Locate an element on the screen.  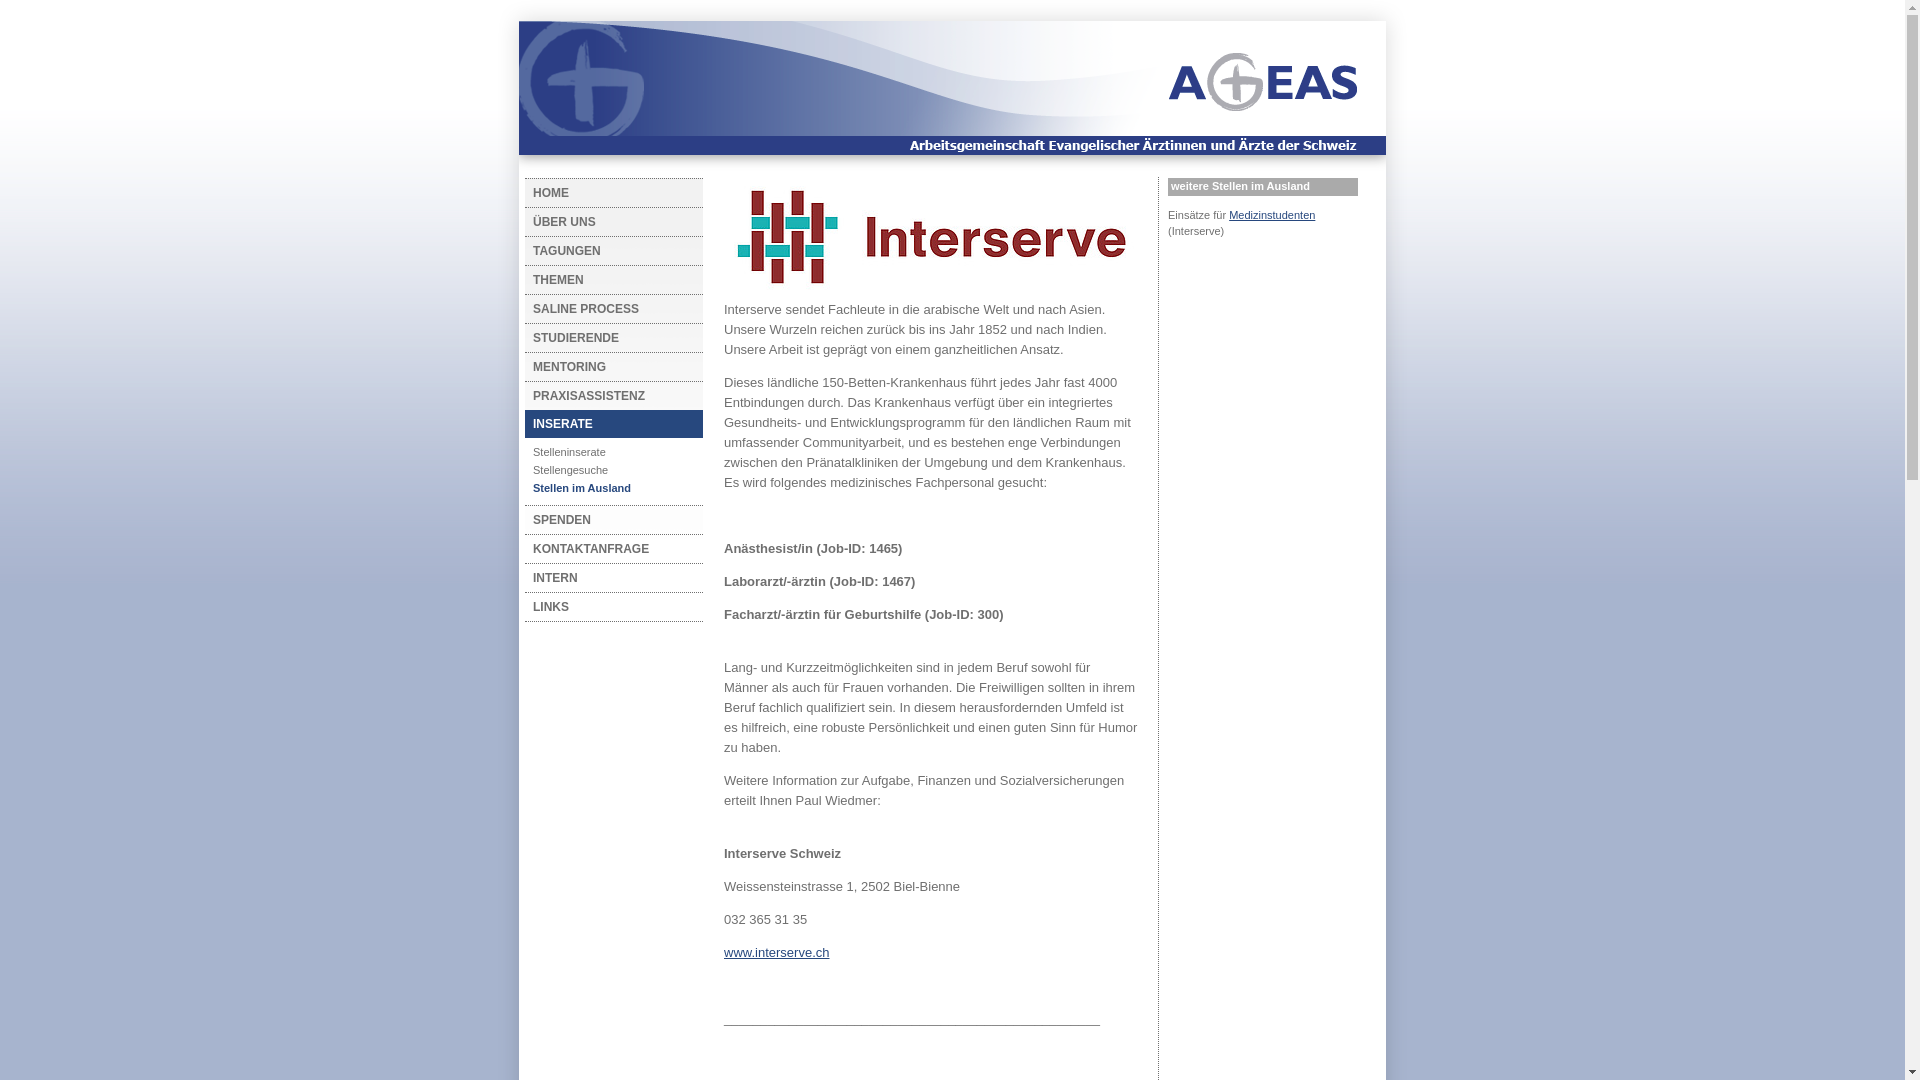
'HOME' is located at coordinates (606, 192).